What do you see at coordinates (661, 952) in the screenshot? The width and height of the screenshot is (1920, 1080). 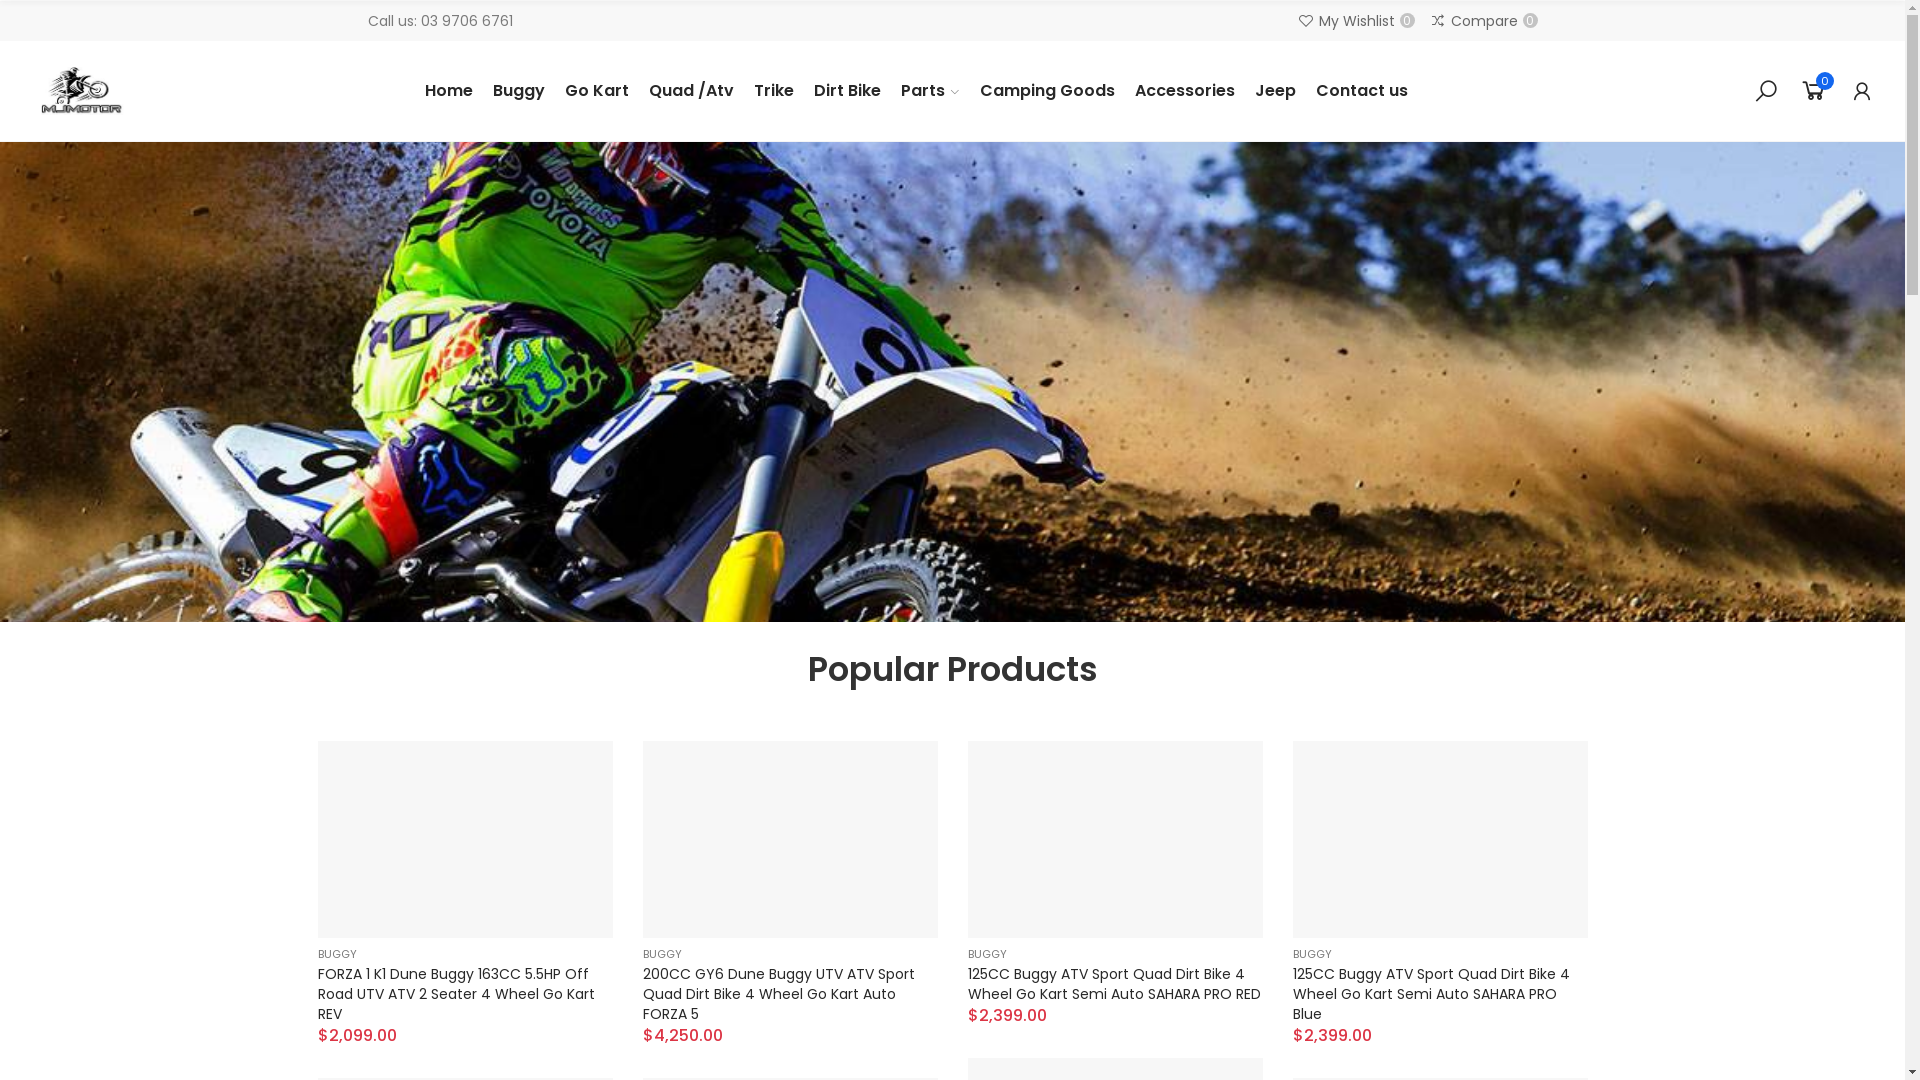 I see `'BUGGY'` at bounding box center [661, 952].